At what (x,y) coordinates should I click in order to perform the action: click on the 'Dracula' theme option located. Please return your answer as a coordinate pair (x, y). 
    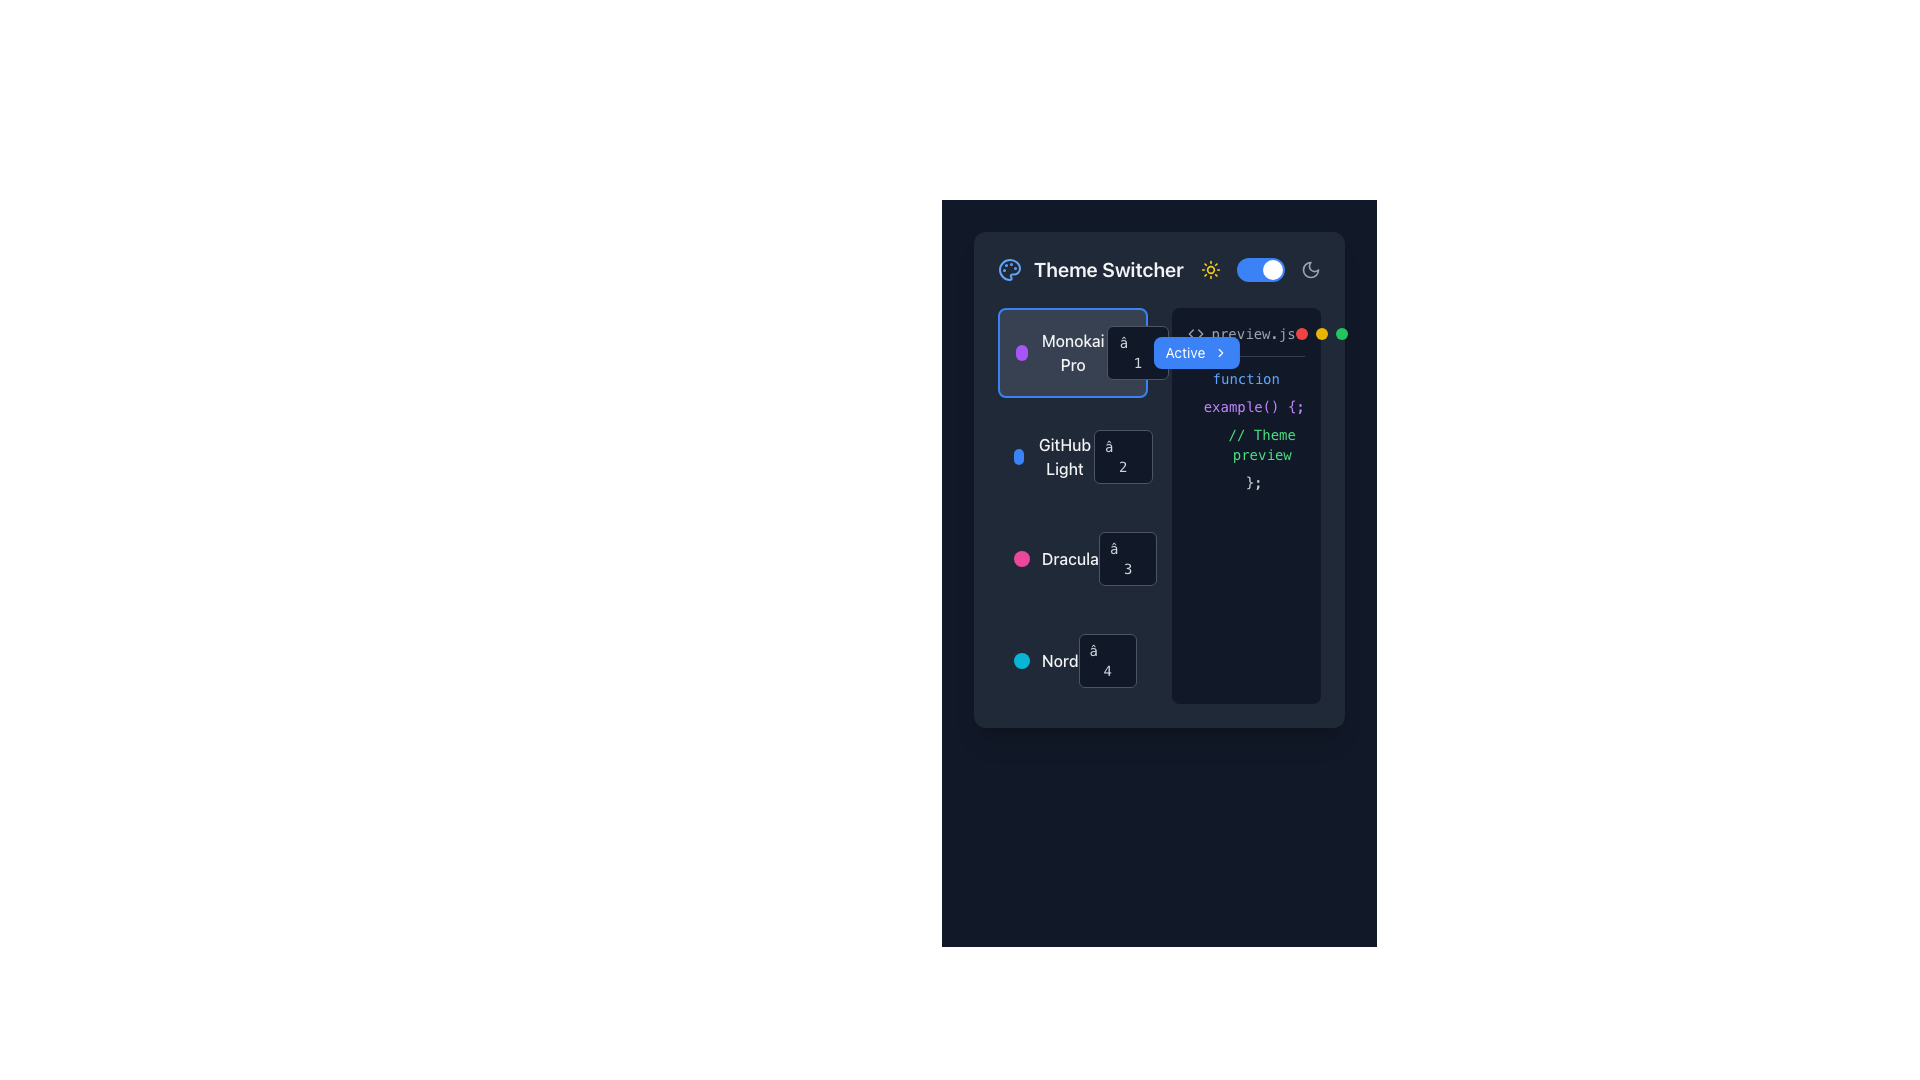
    Looking at the image, I should click on (1071, 559).